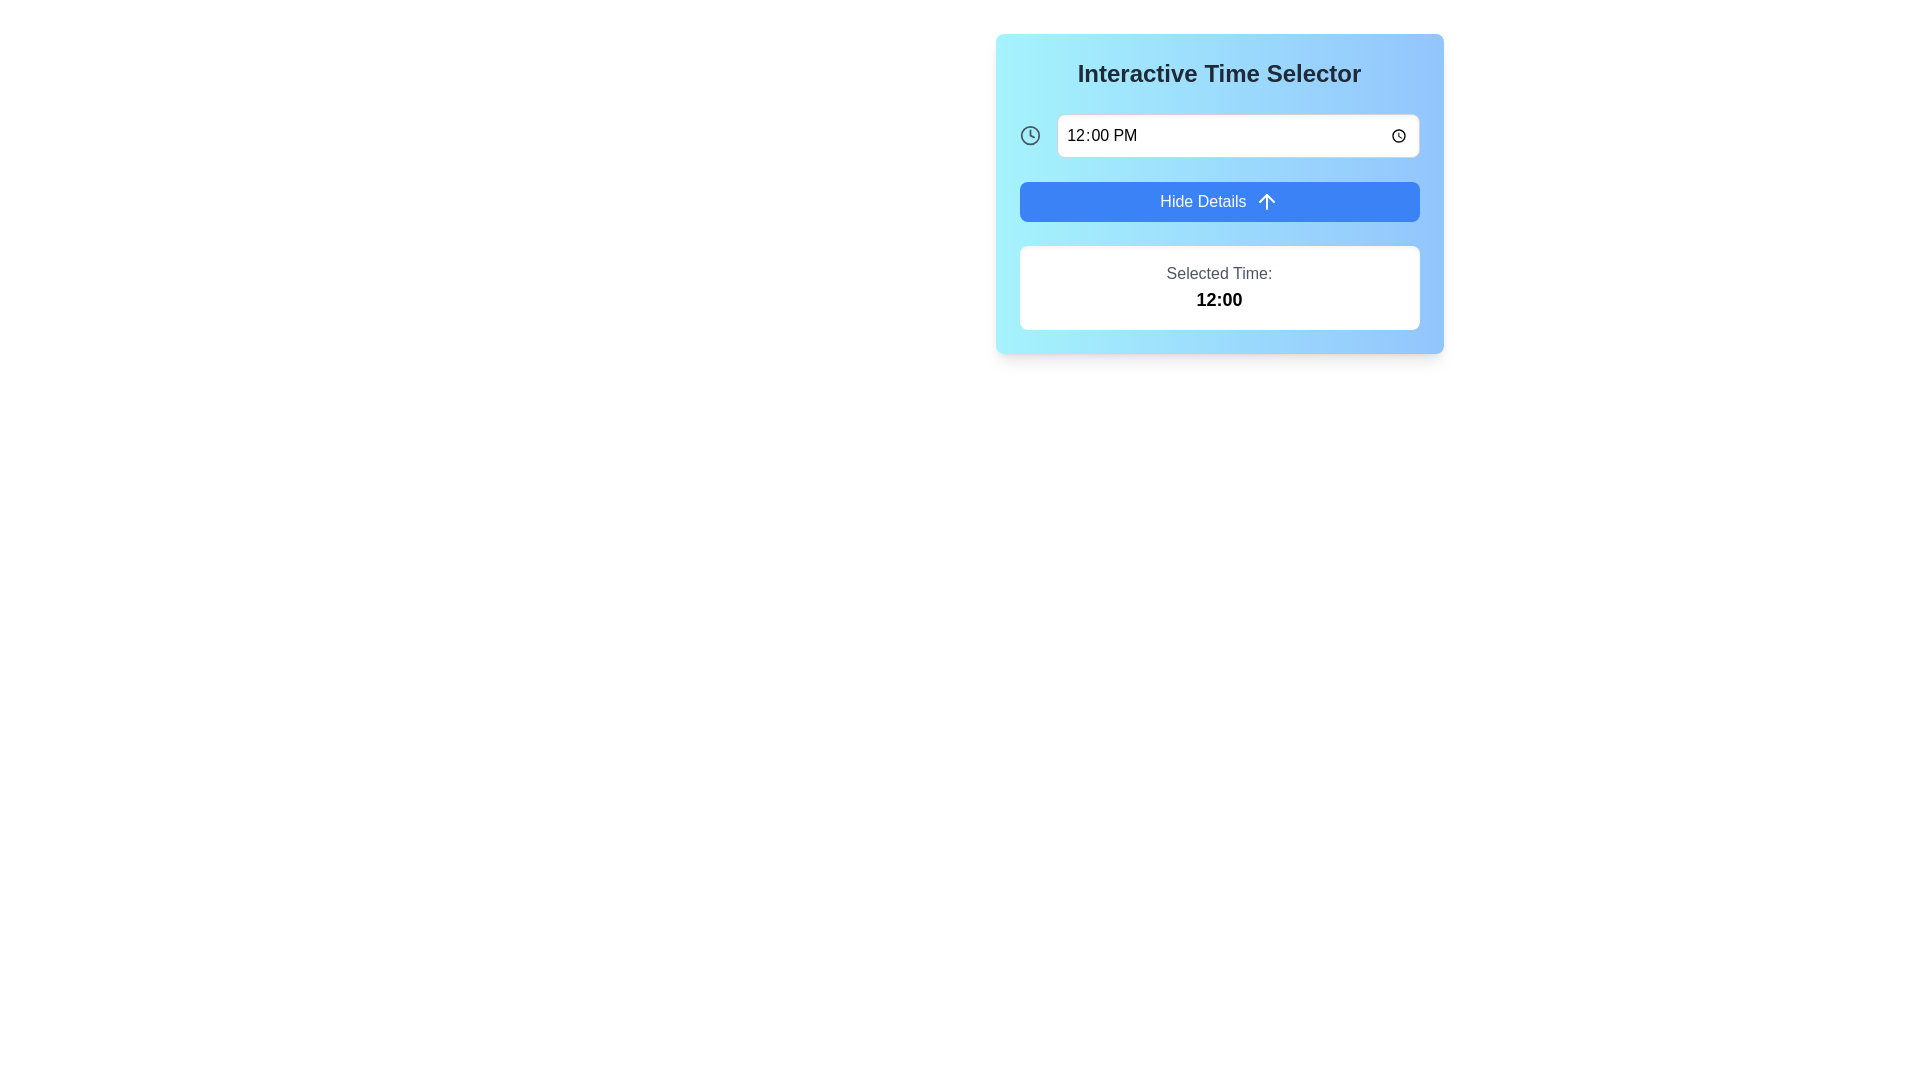 Image resolution: width=1920 pixels, height=1080 pixels. What do you see at coordinates (1218, 273) in the screenshot?
I see `the label displaying 'Selected Time:' which is located in a white rounded box beneath the blue button labeled 'Hide Details ↑'` at bounding box center [1218, 273].